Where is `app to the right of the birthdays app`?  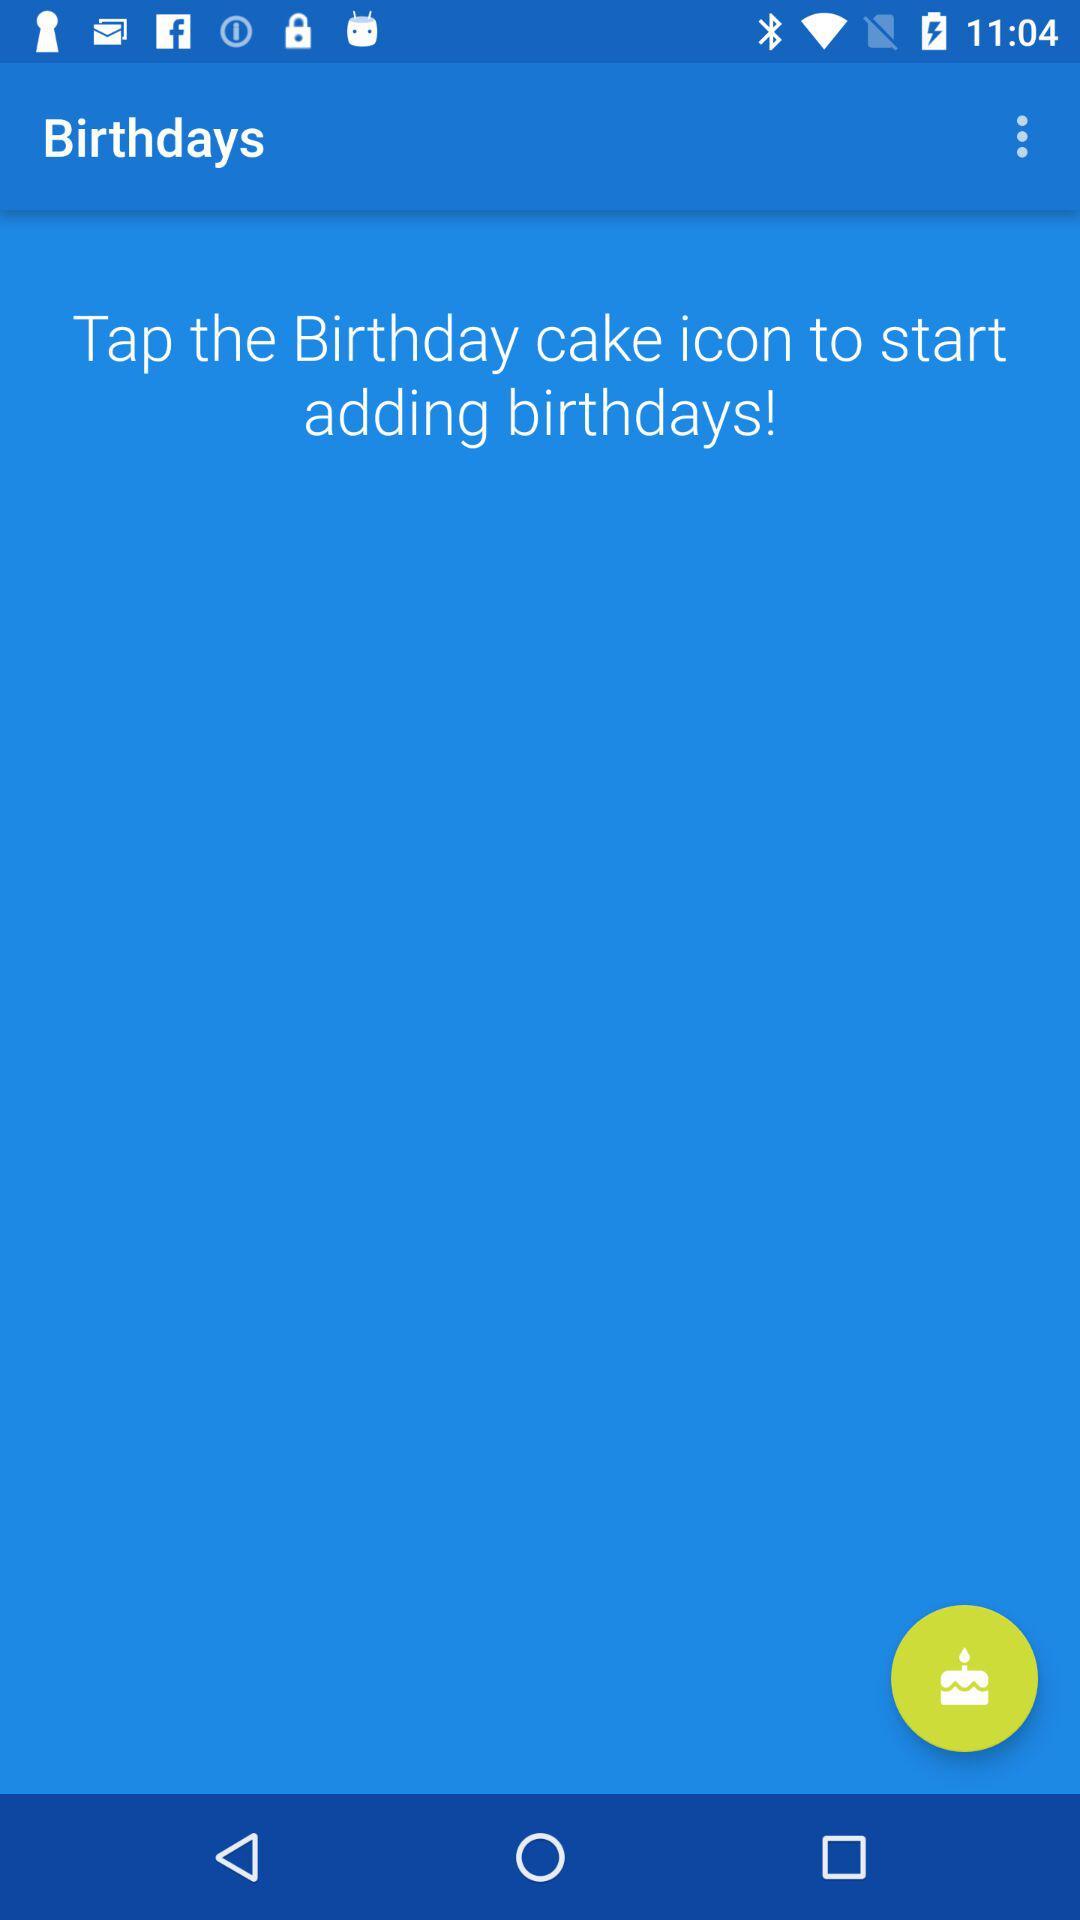
app to the right of the birthdays app is located at coordinates (1027, 135).